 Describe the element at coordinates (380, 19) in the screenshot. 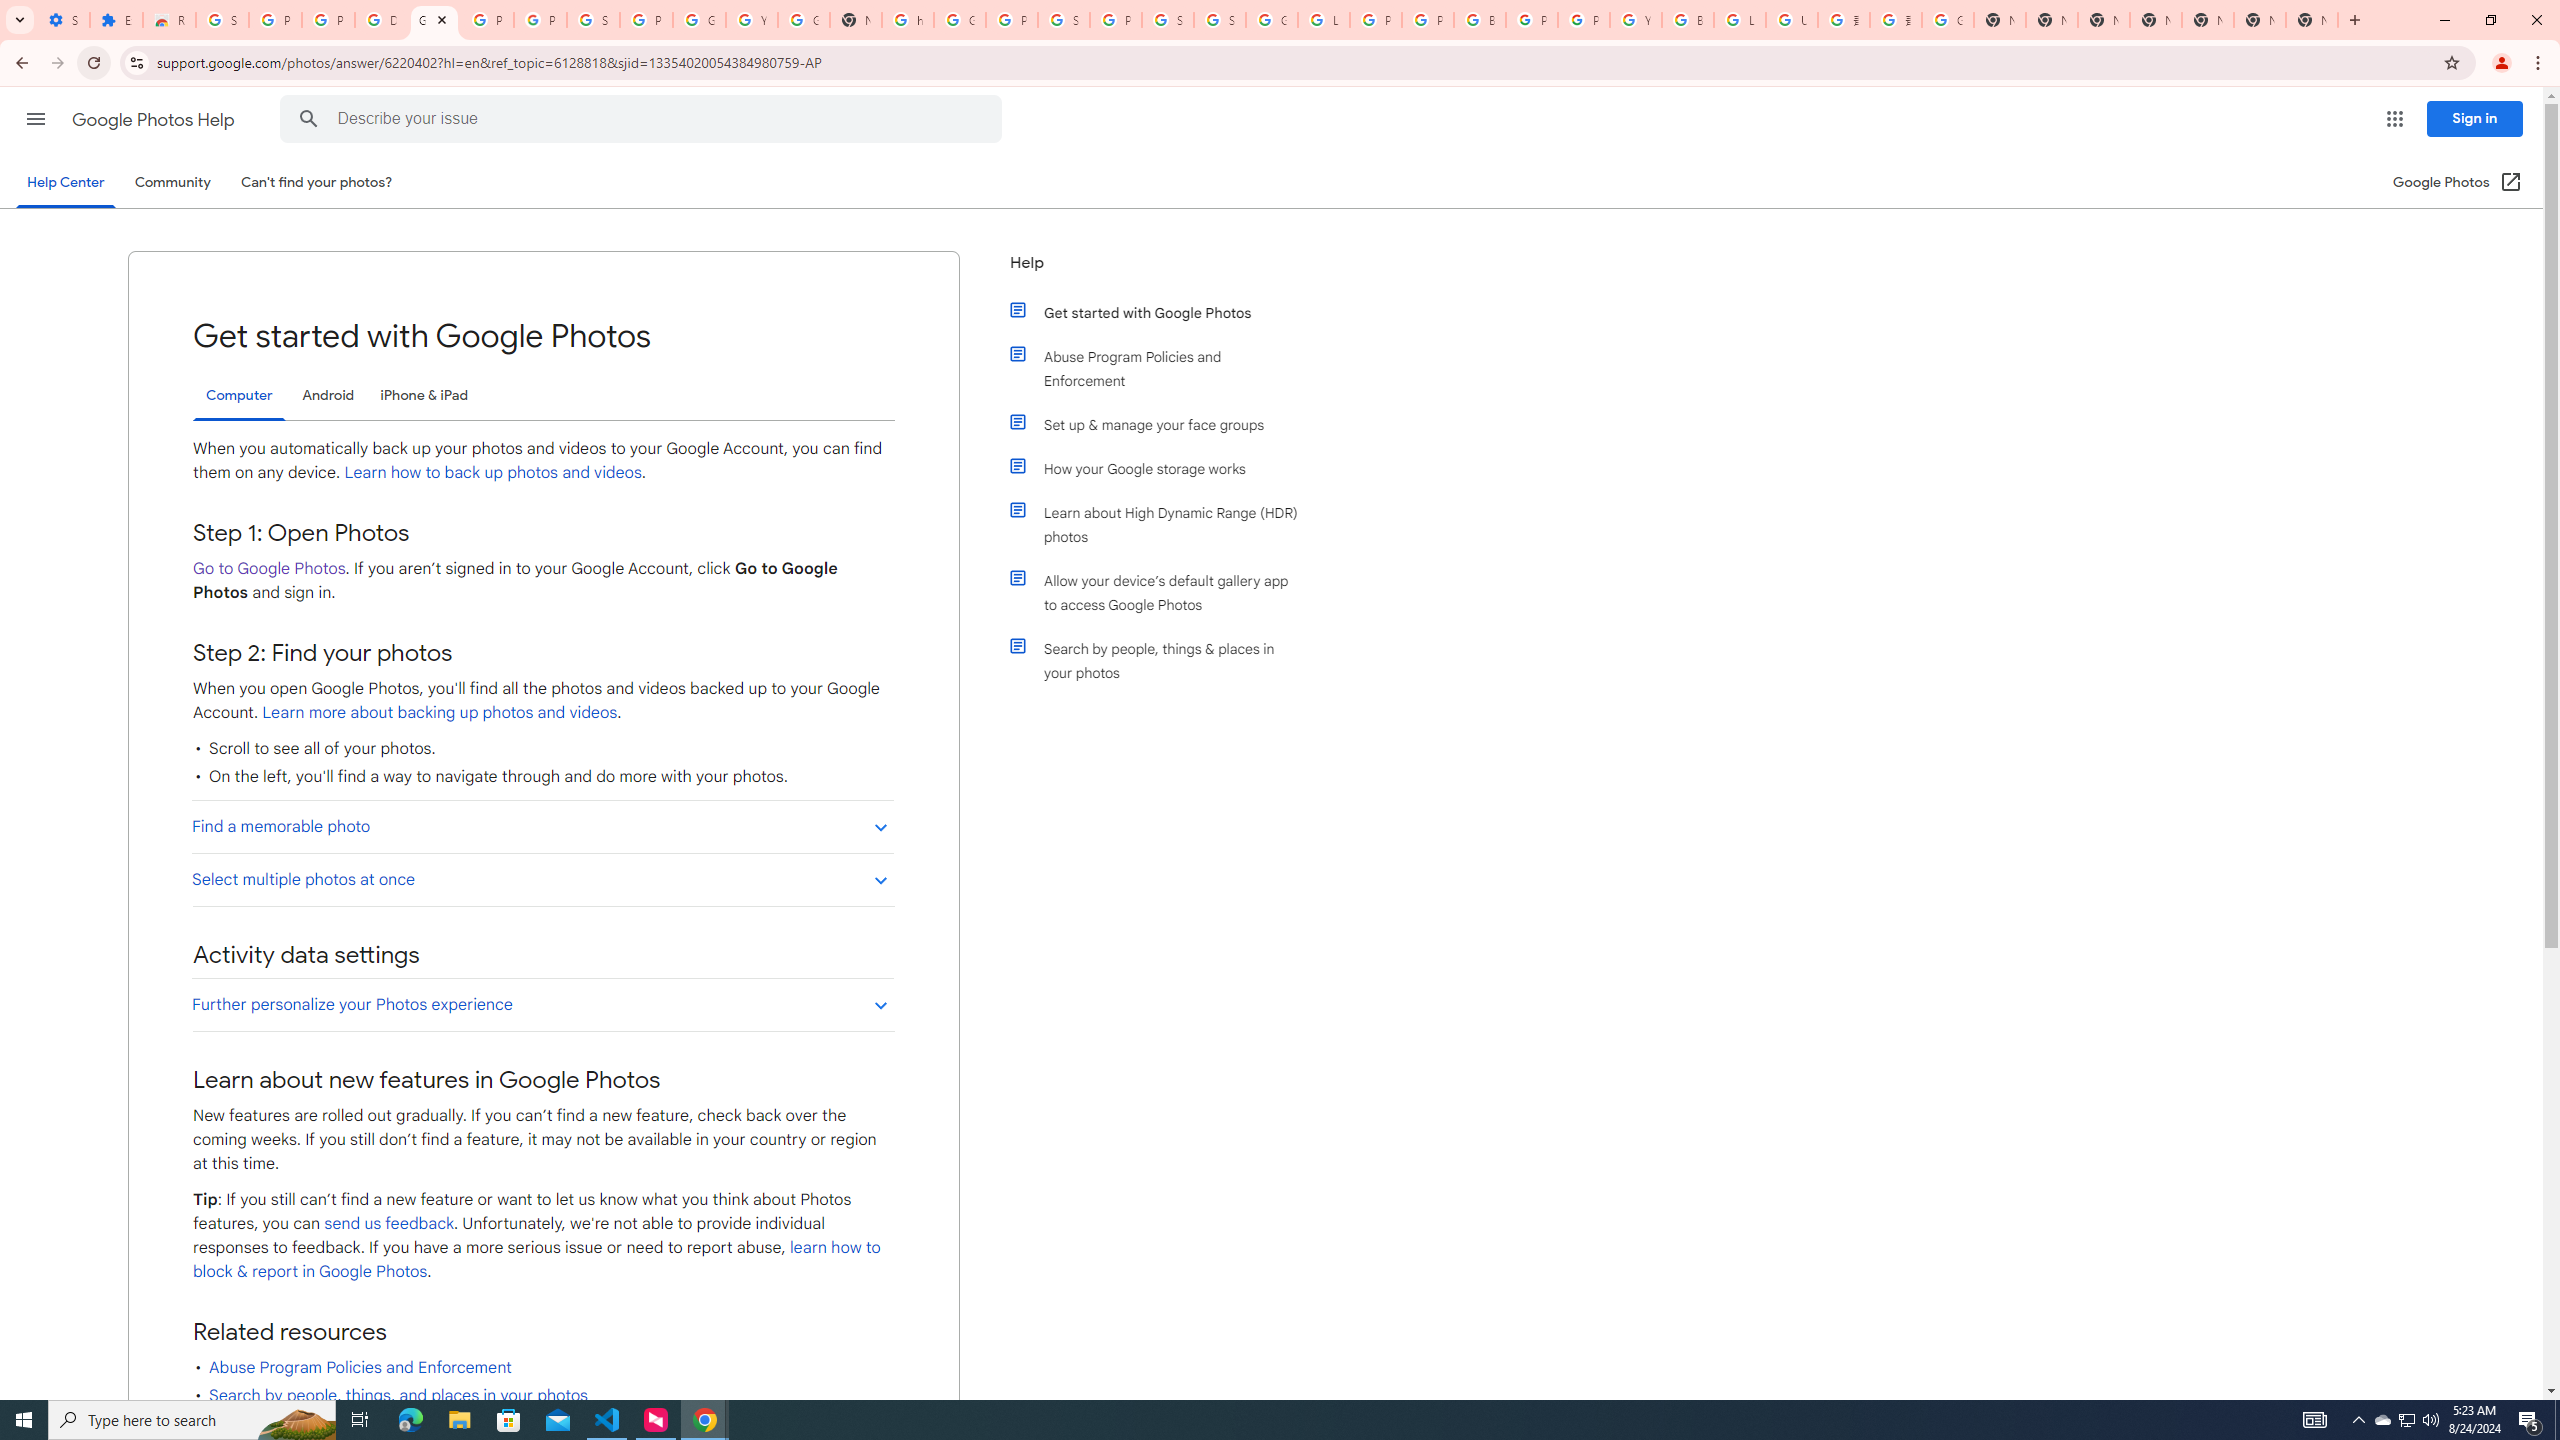

I see `'Delete photos & videos - Computer - Google Photos Help'` at that location.